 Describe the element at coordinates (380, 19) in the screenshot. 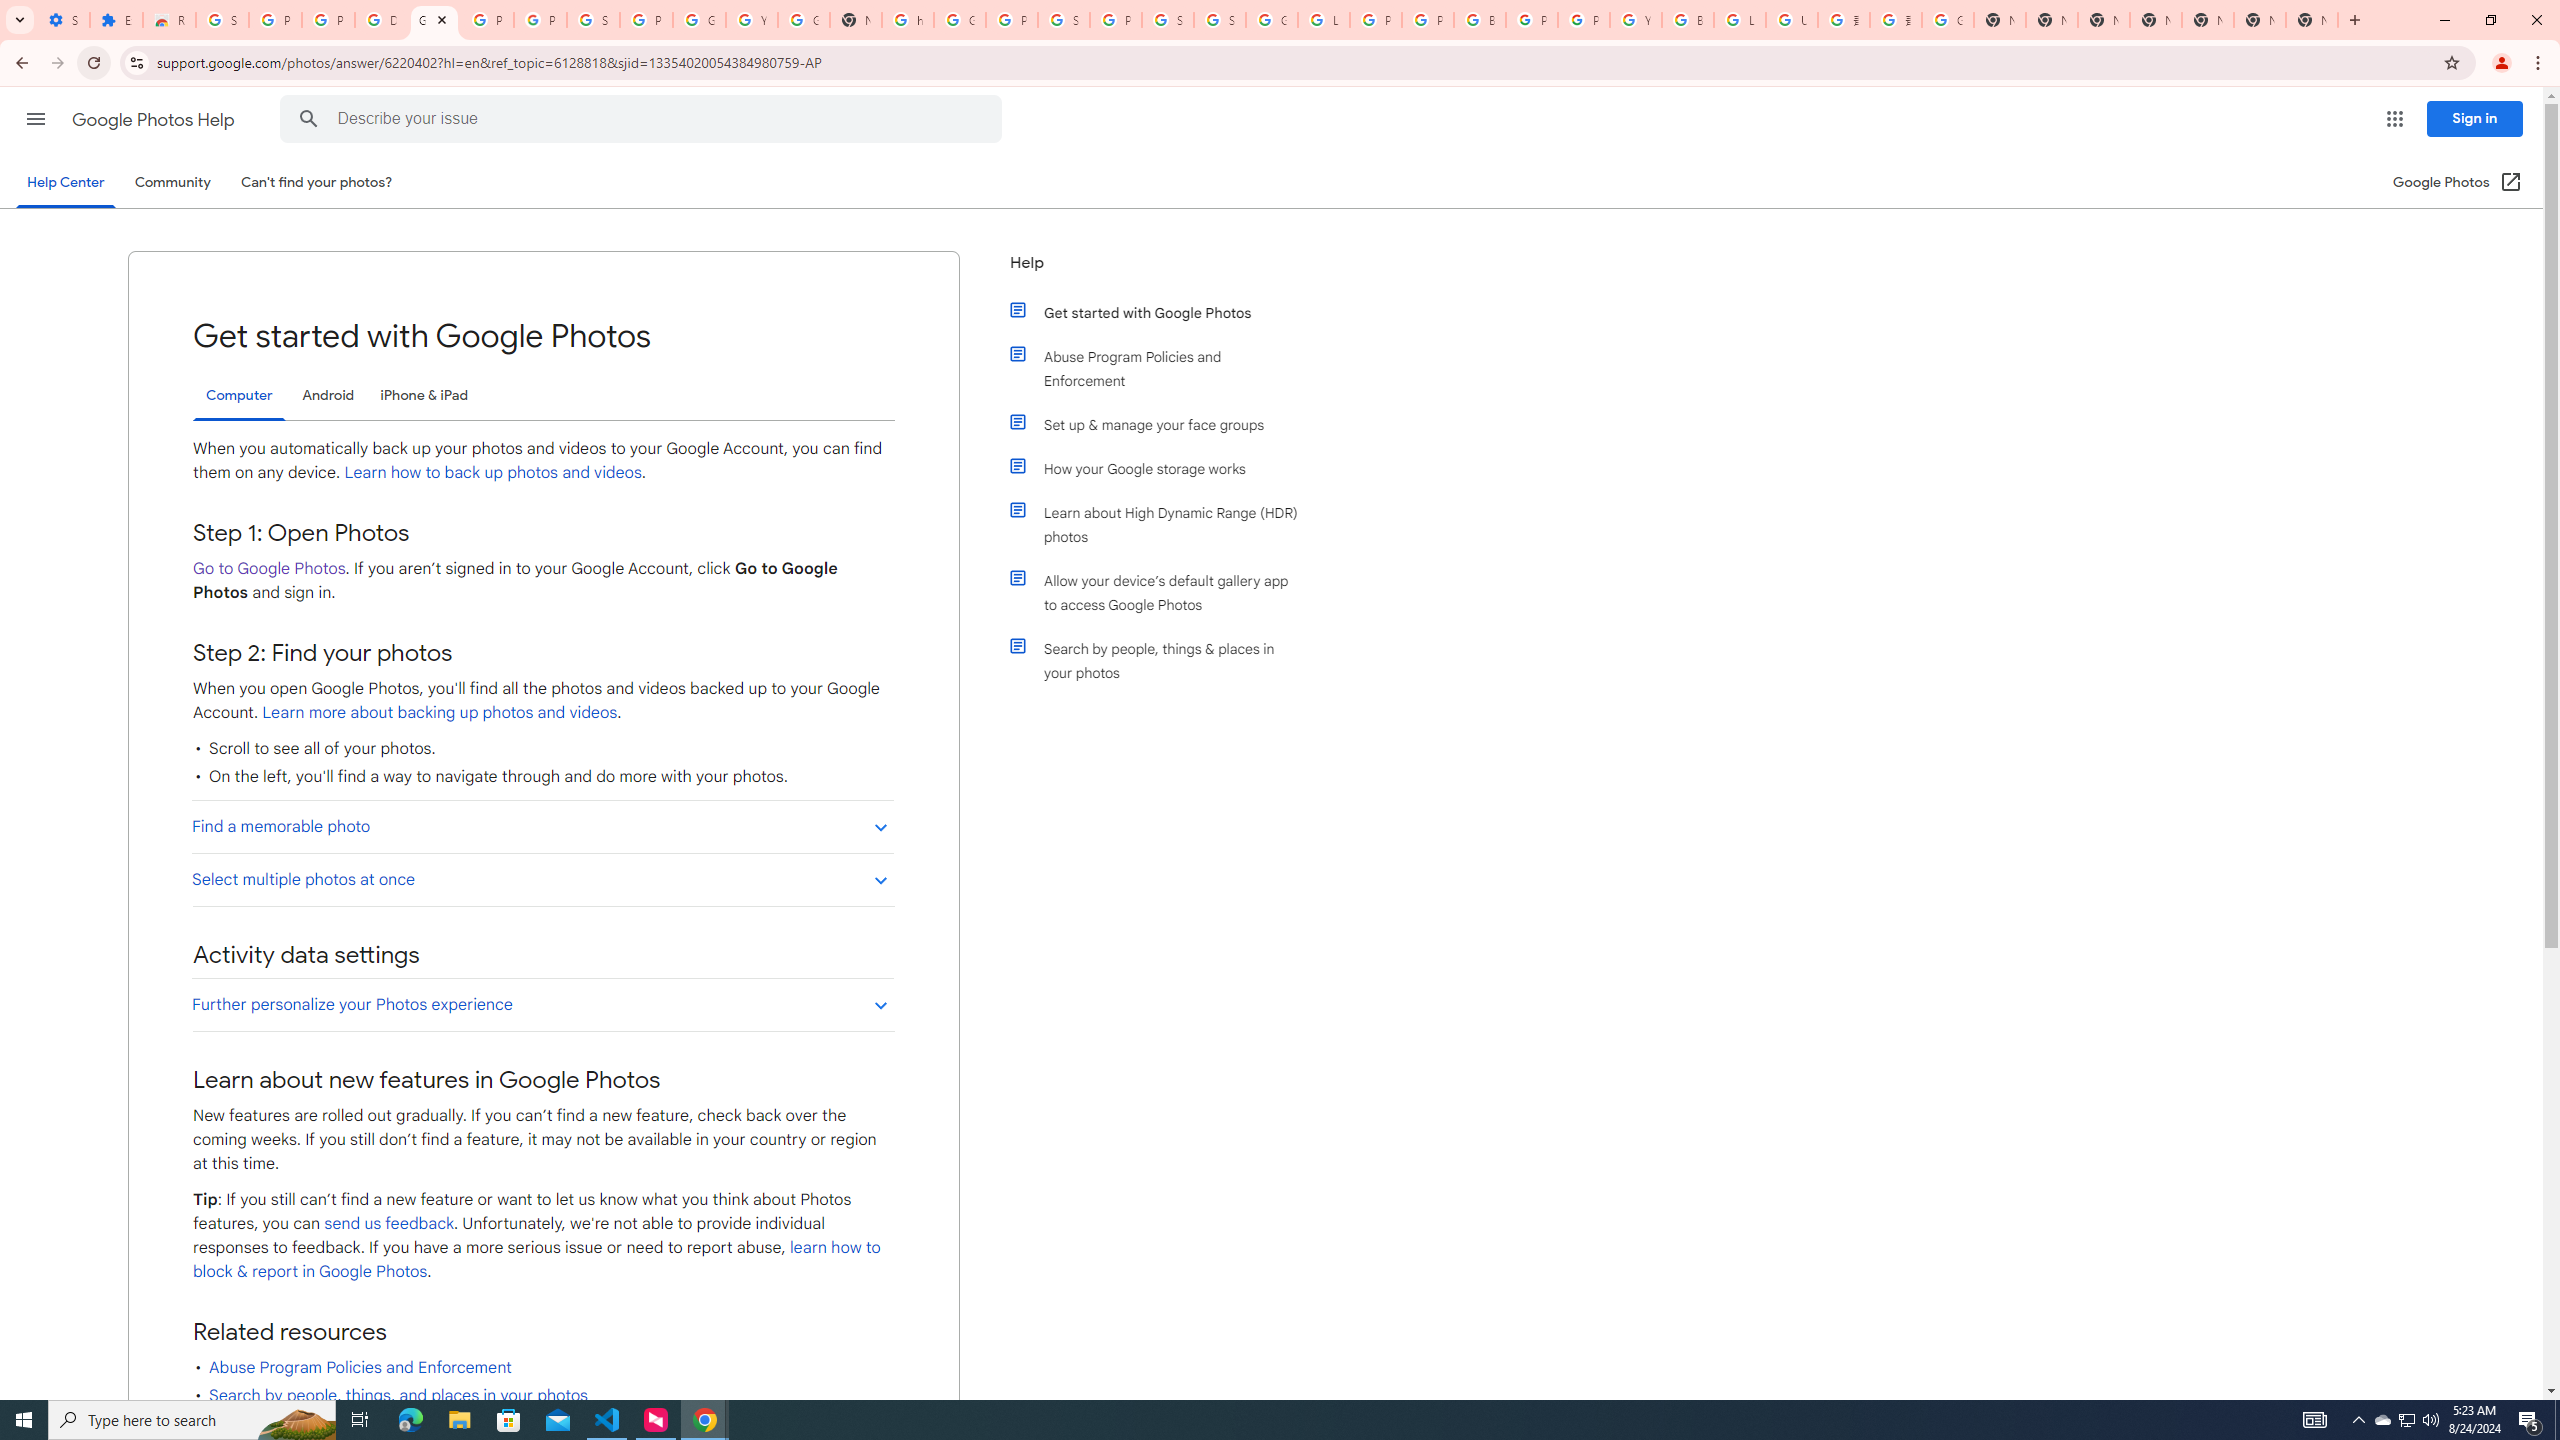

I see `'Delete photos & videos - Computer - Google Photos Help'` at that location.